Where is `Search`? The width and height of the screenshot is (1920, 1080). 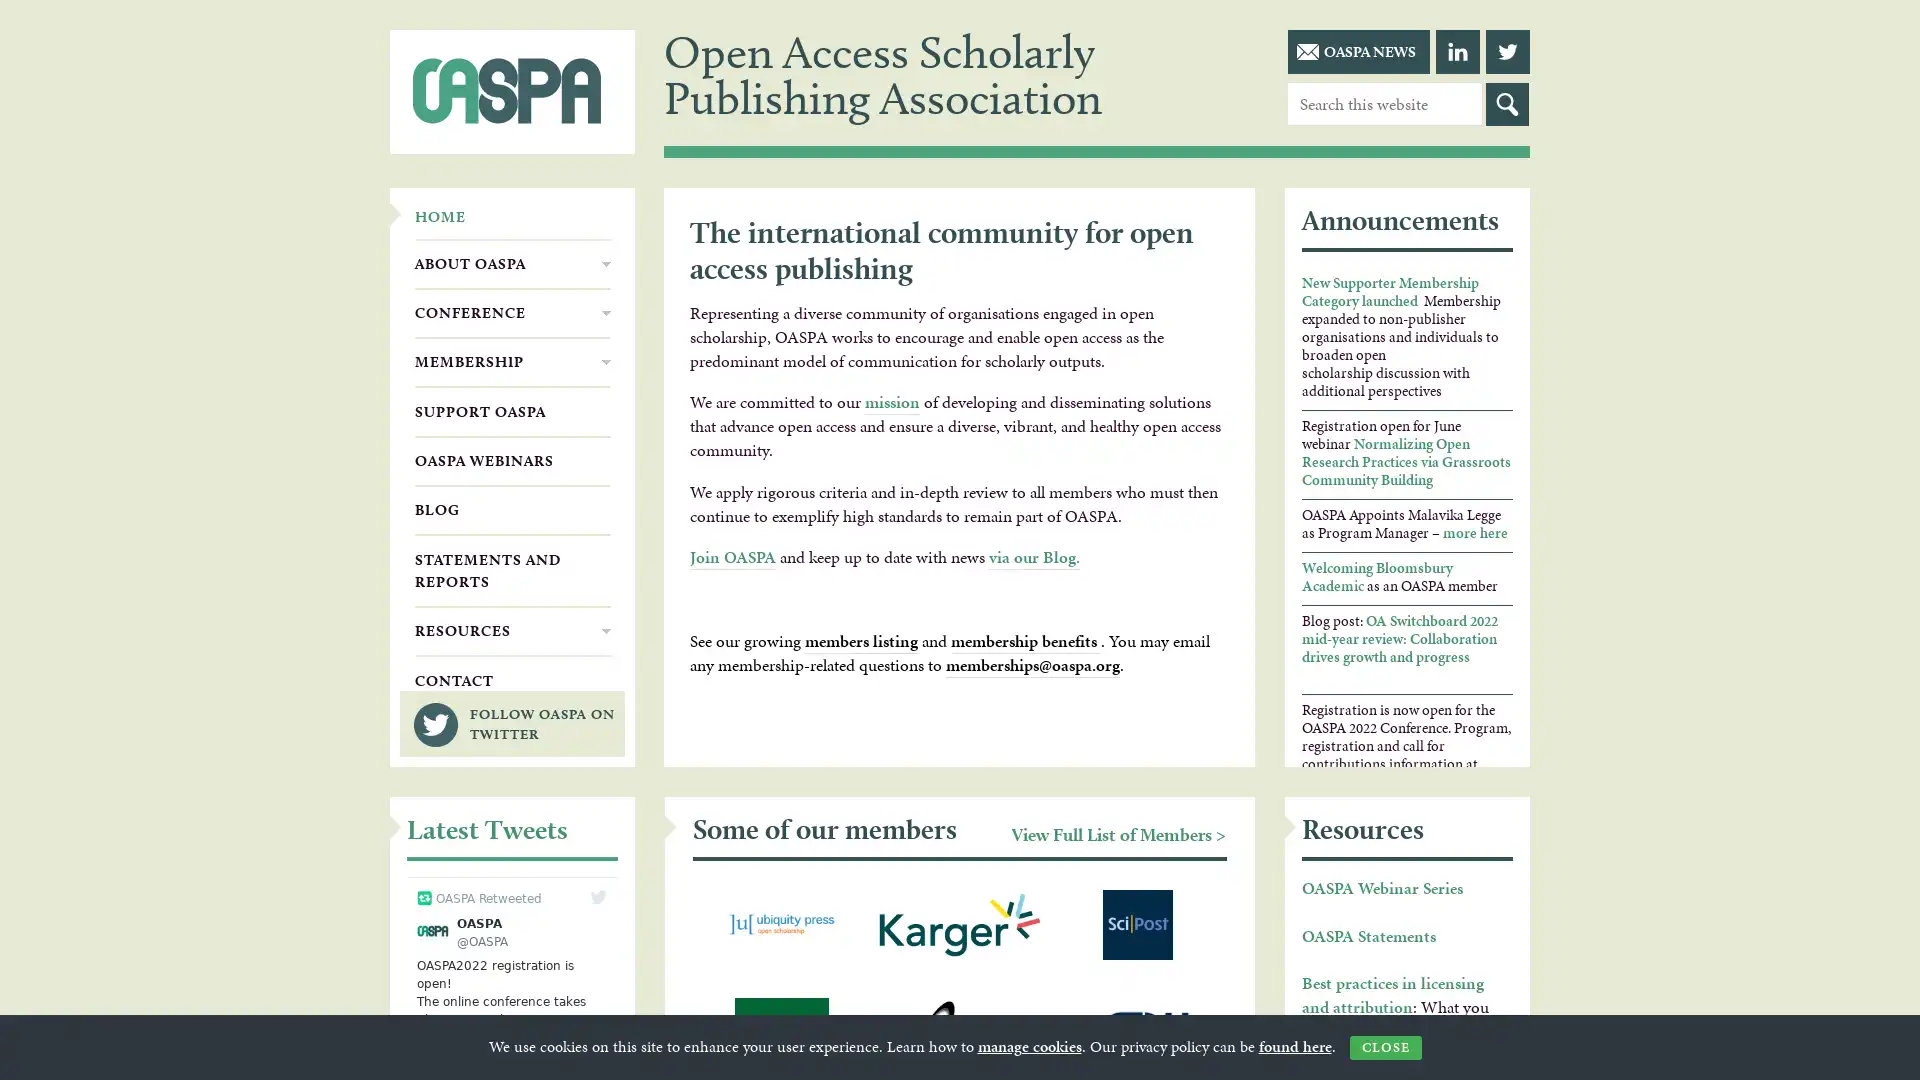 Search is located at coordinates (1507, 104).